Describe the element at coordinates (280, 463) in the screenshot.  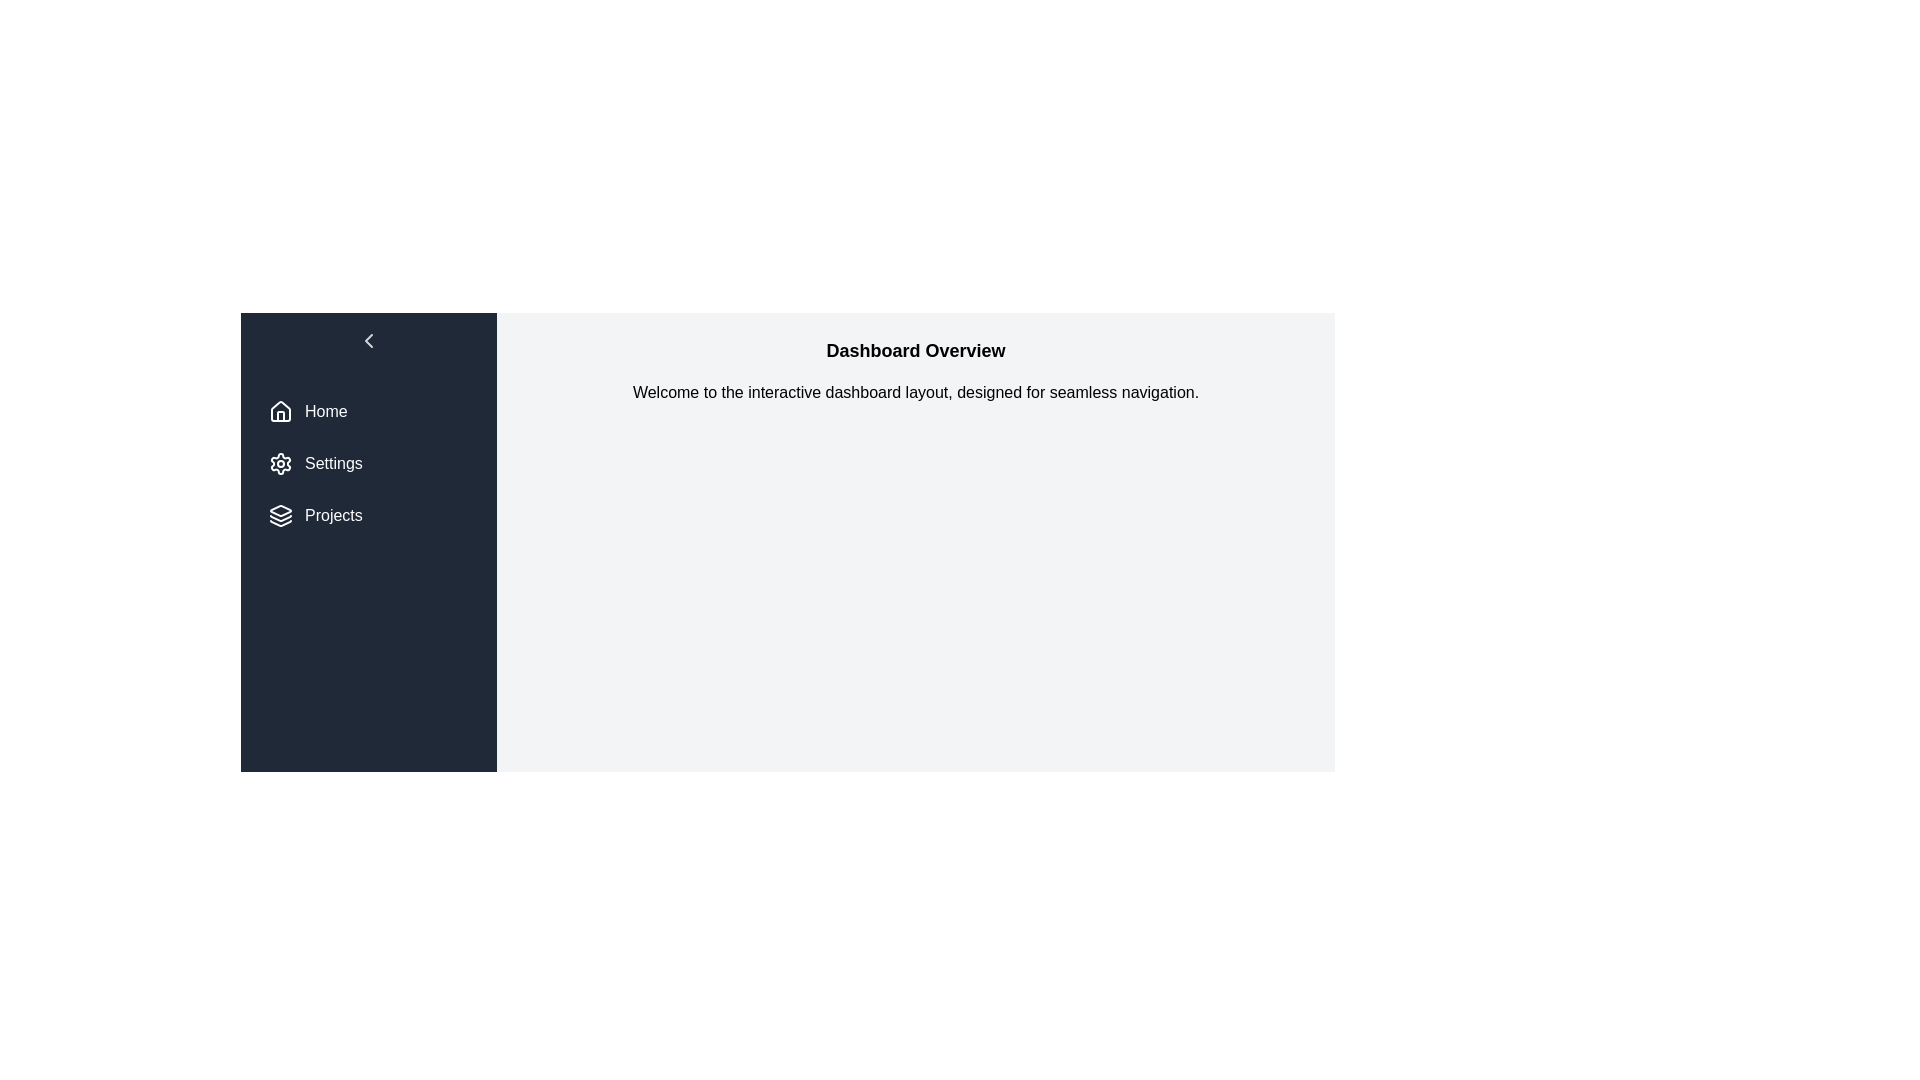
I see `the settings icon, which is a gear-shaped icon located to the left of the 'Settings' text label in the navigation menu` at that location.